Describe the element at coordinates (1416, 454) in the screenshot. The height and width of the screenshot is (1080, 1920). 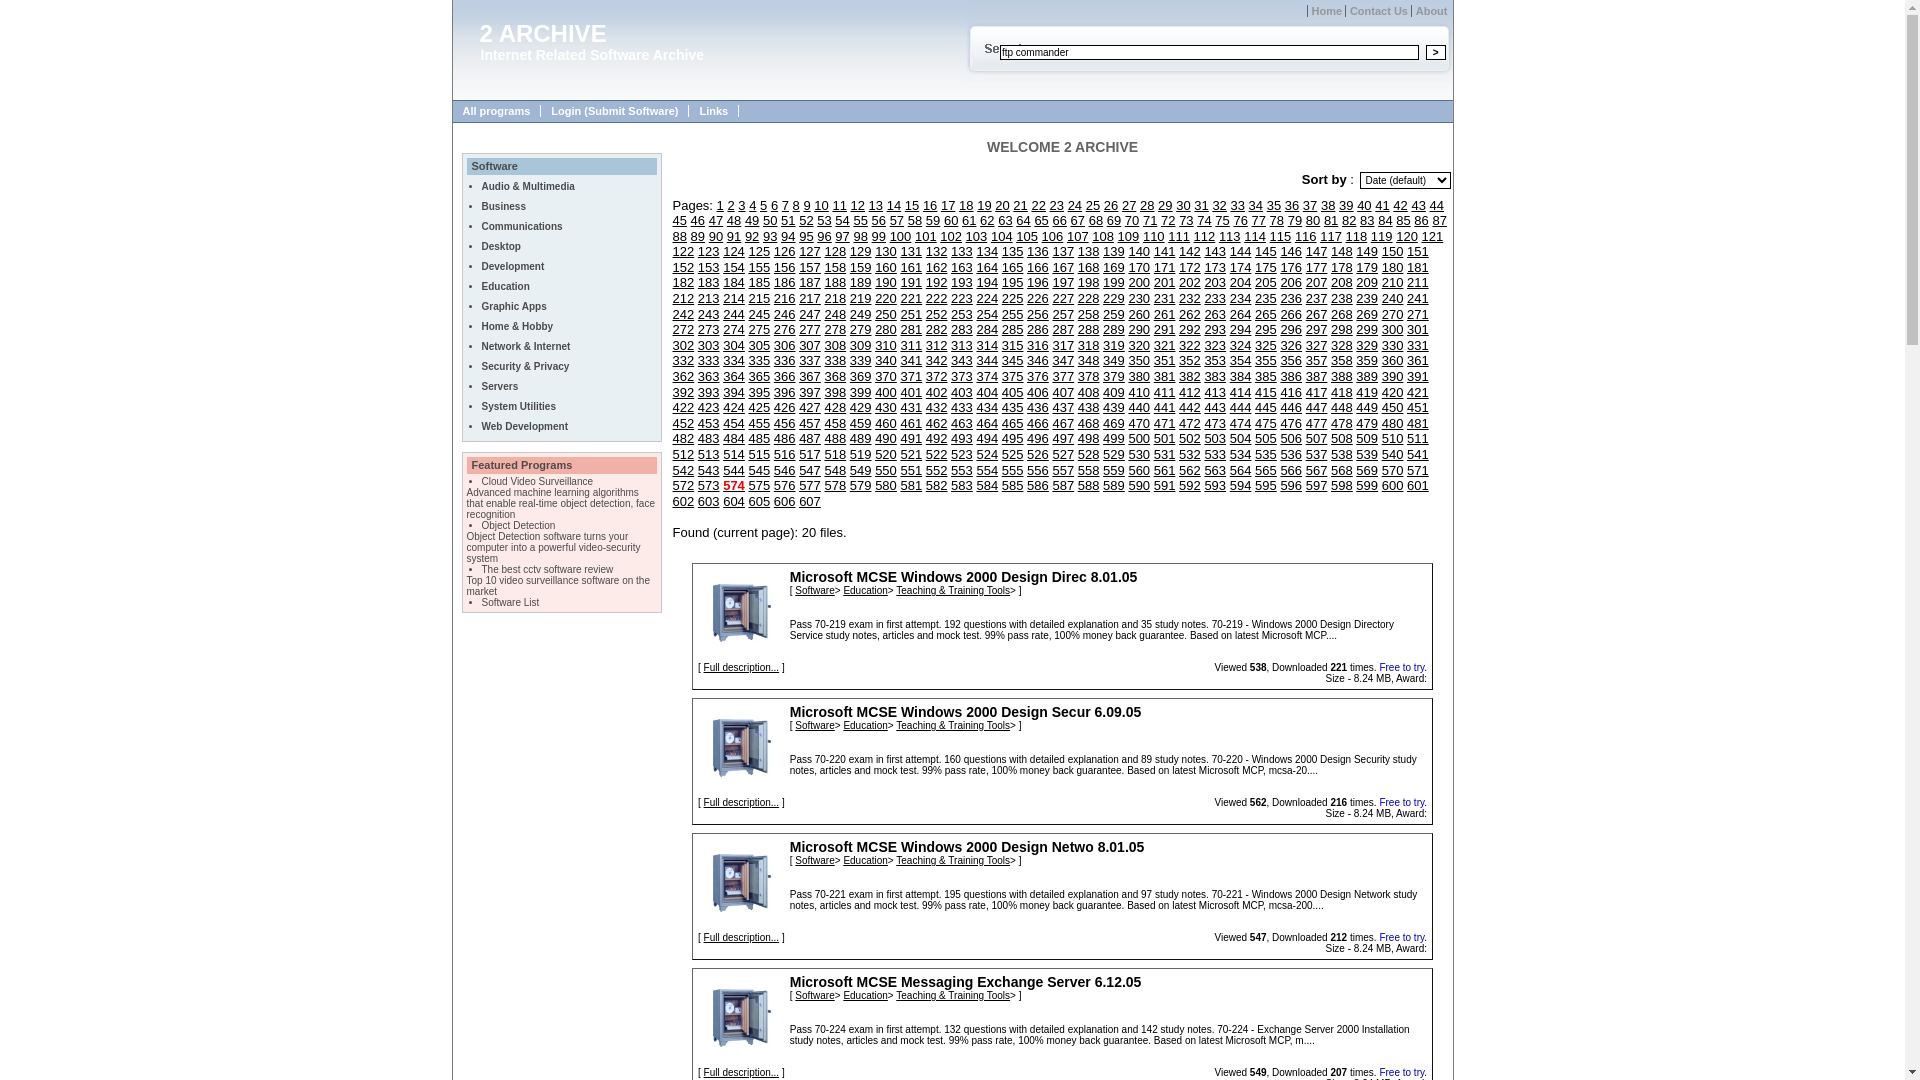
I see `'541'` at that location.